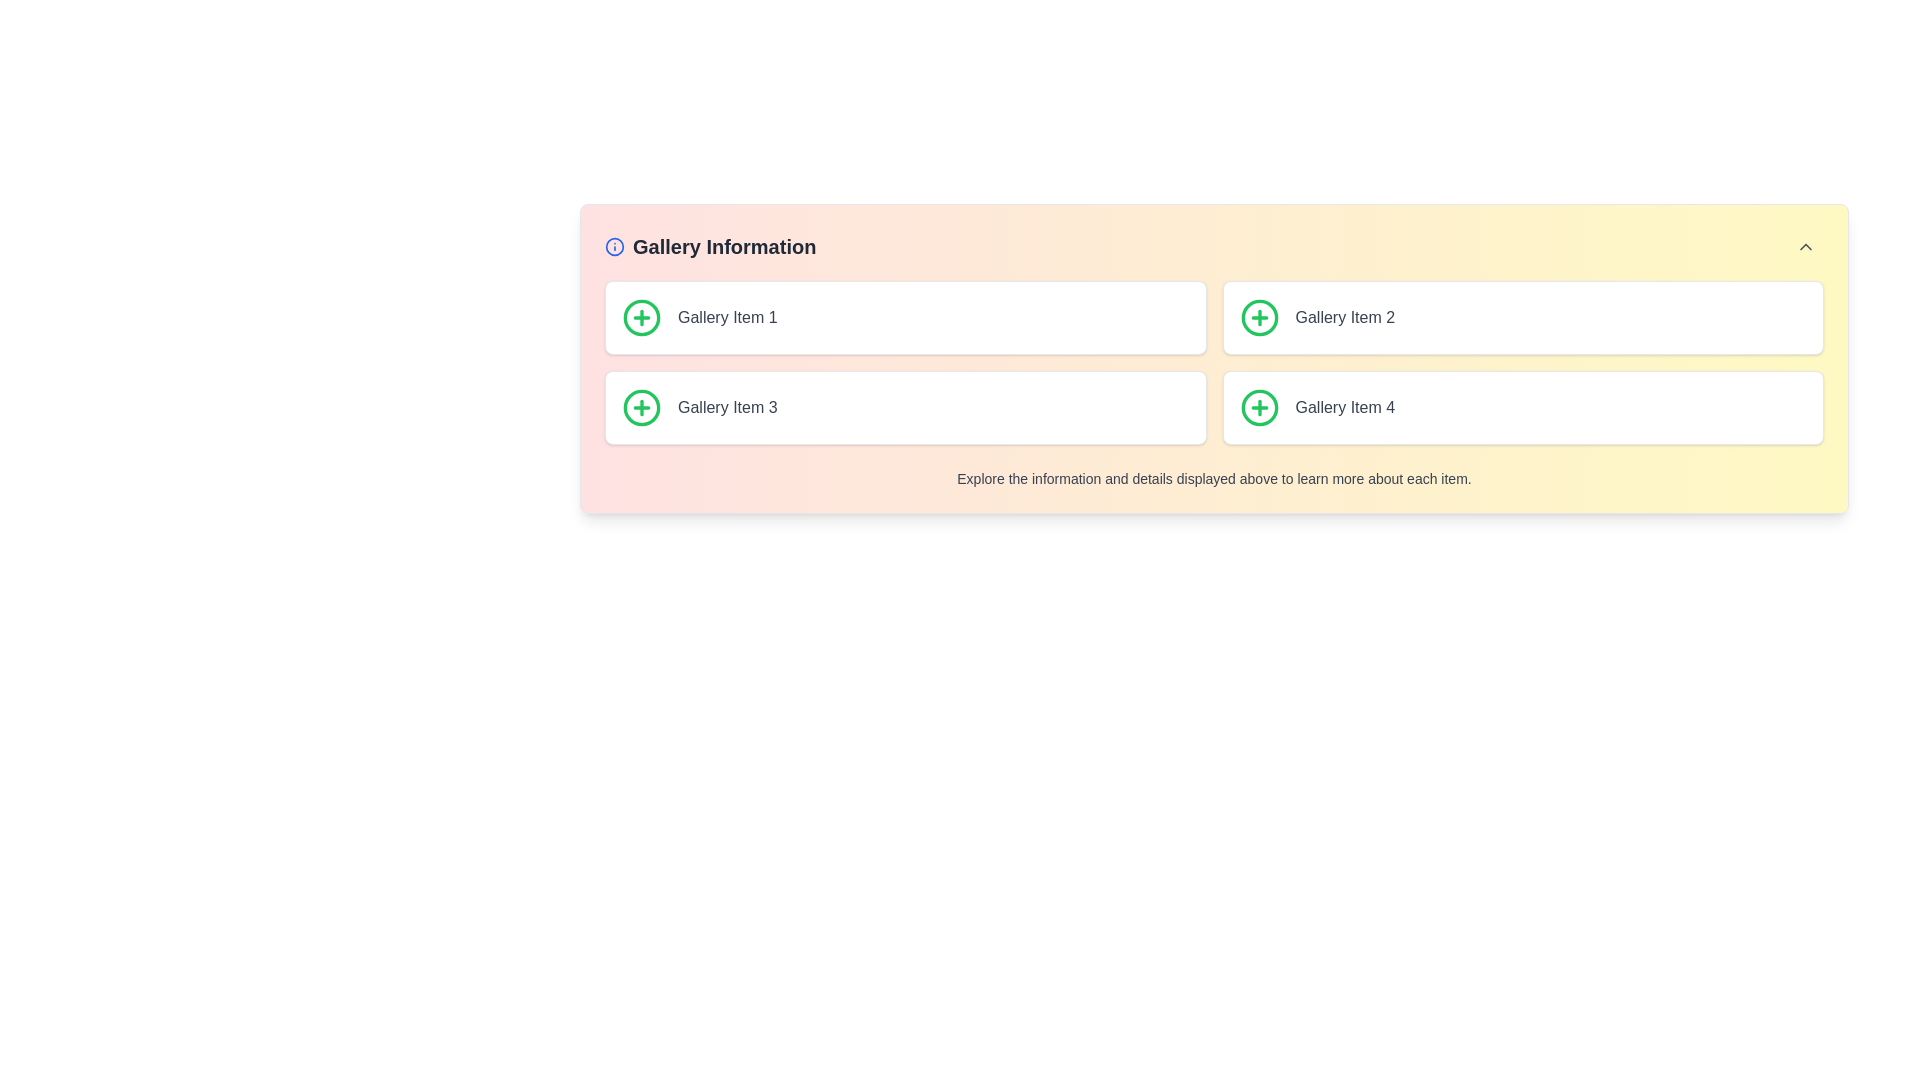 This screenshot has width=1920, height=1080. I want to click on the Chevron icon located at the top-right corner of the 'Gallery Information' panel, so click(1805, 245).